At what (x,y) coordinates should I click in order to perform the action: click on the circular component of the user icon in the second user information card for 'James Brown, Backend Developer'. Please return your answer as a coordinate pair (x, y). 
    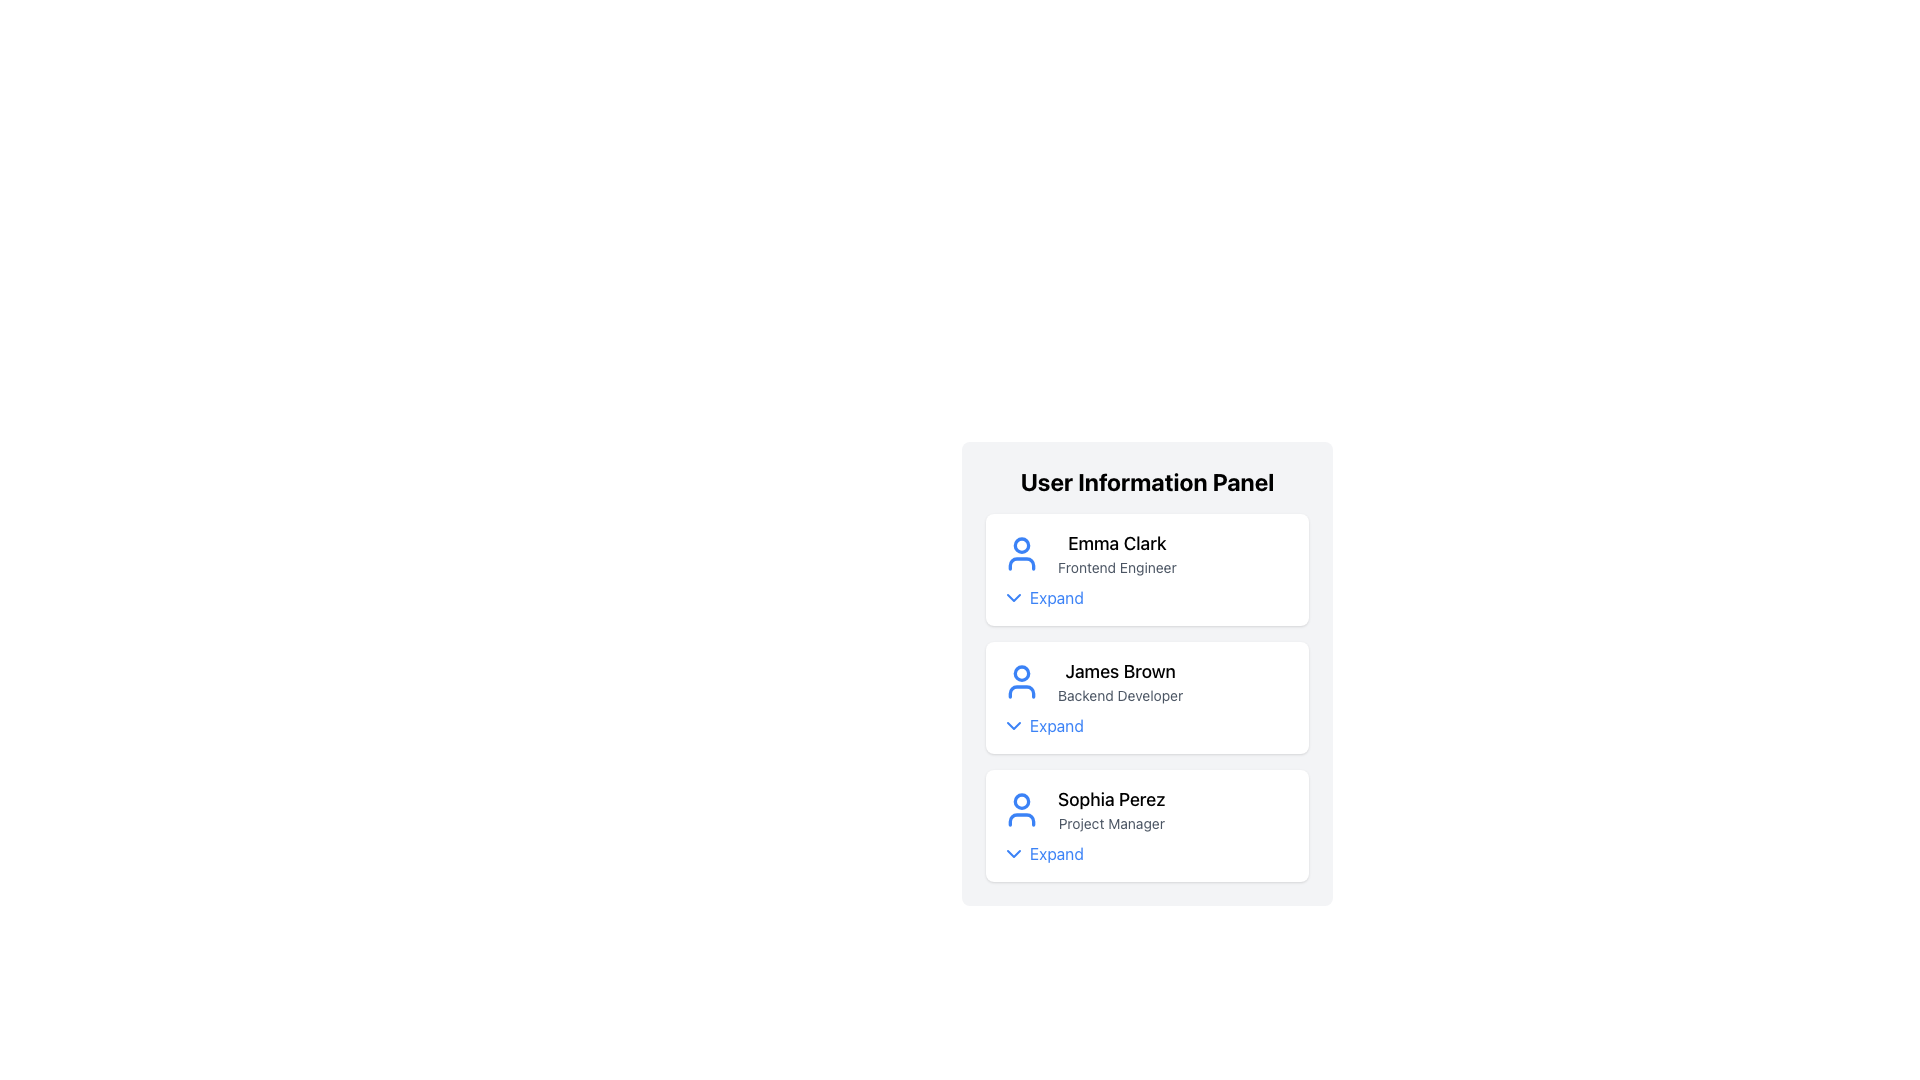
    Looking at the image, I should click on (1022, 673).